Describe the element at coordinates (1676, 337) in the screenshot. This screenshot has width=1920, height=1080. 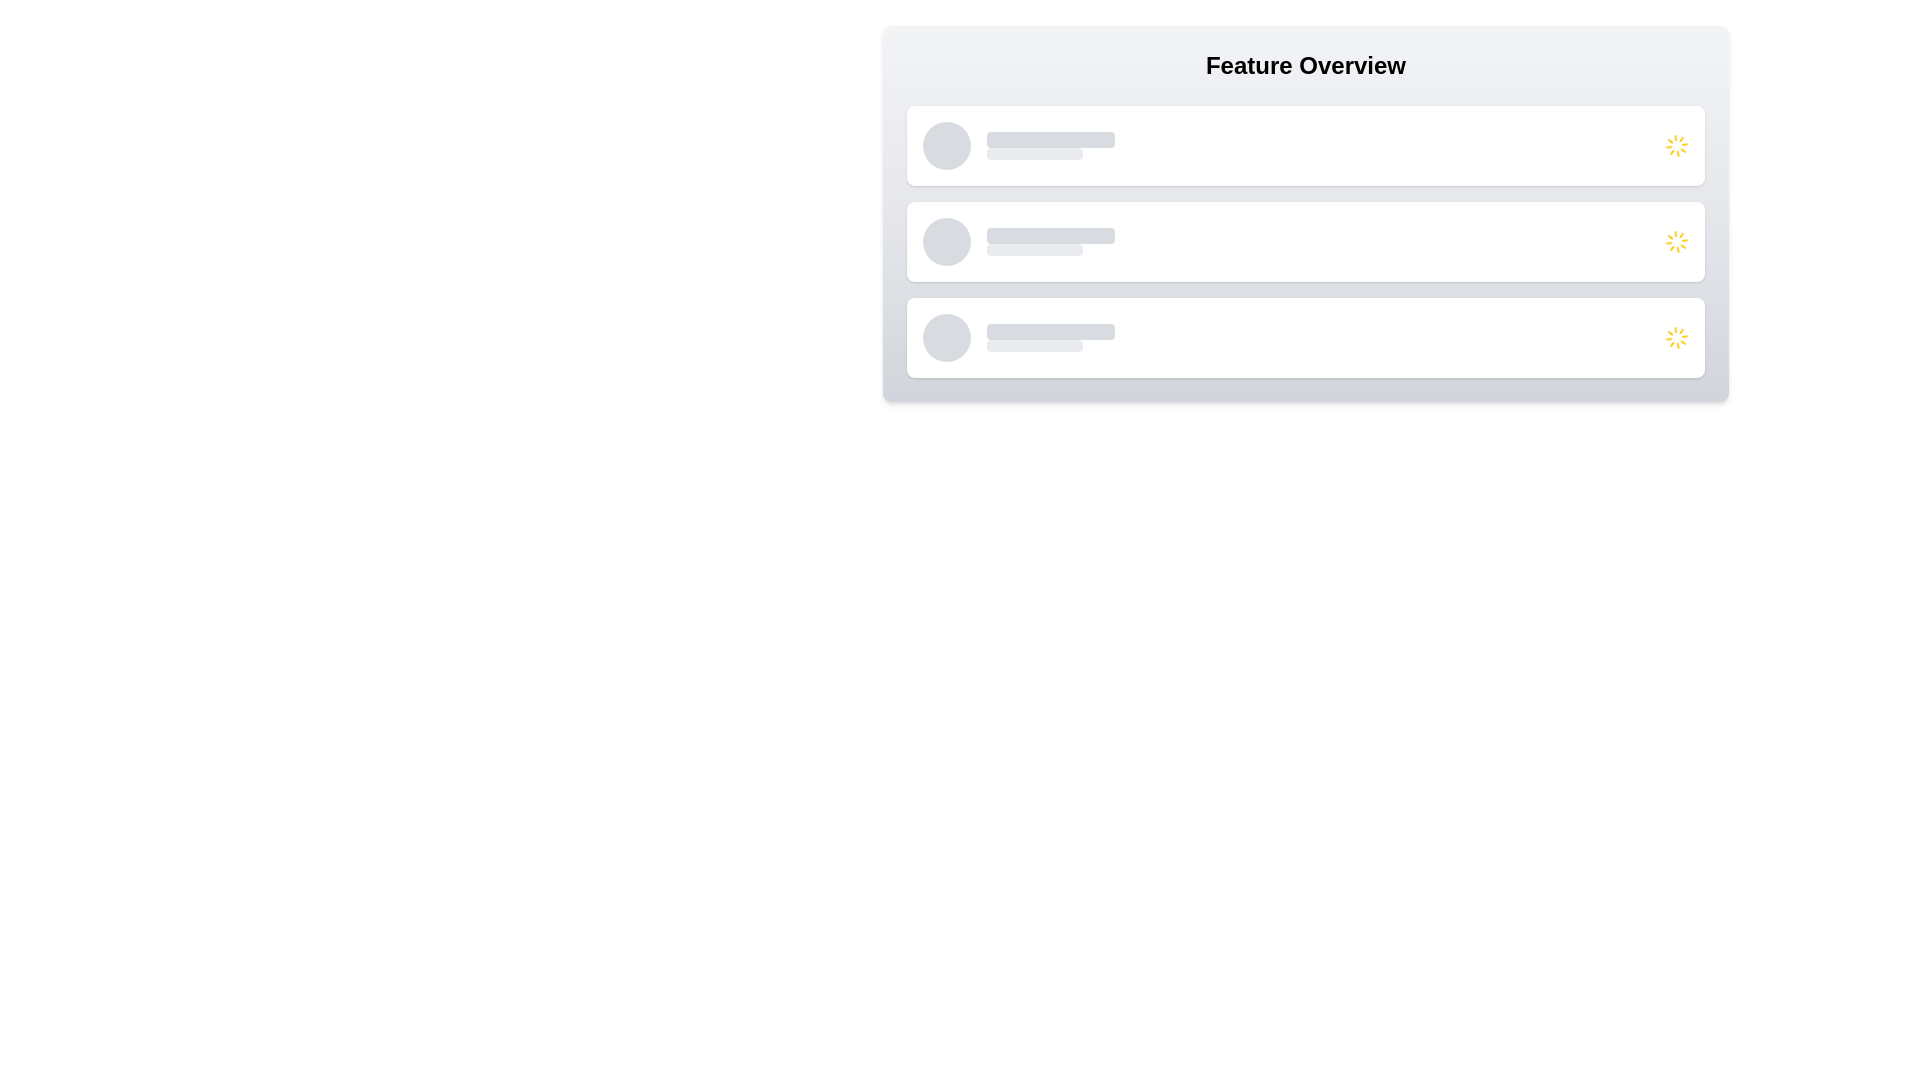
I see `the spinning motion of the yellow spinning loader icon located on the right side of the third card in a vertical list of cards` at that location.